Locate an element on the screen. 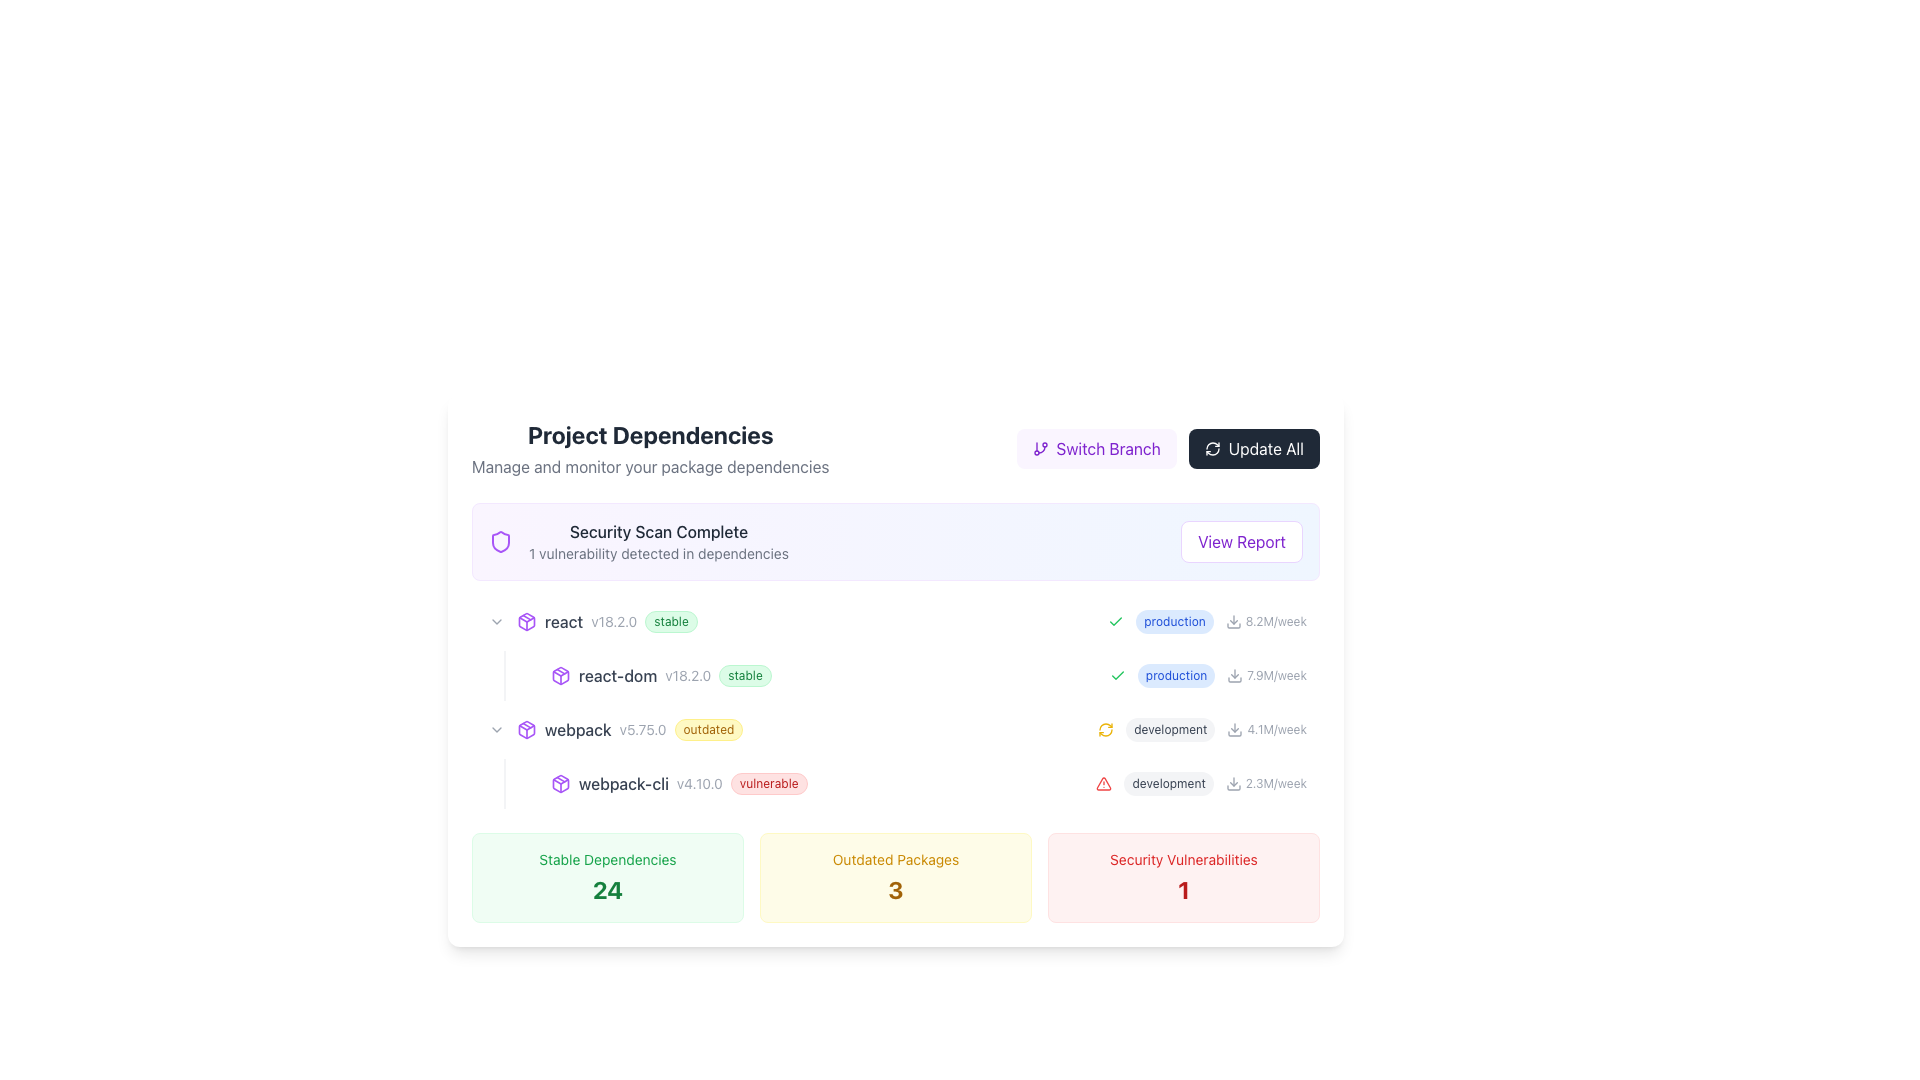 This screenshot has width=1920, height=1080. the refresh circular arrow icon, which is styled in white and located to the left of the 'Update All' button in the upper right corner of the interface is located at coordinates (1211, 447).